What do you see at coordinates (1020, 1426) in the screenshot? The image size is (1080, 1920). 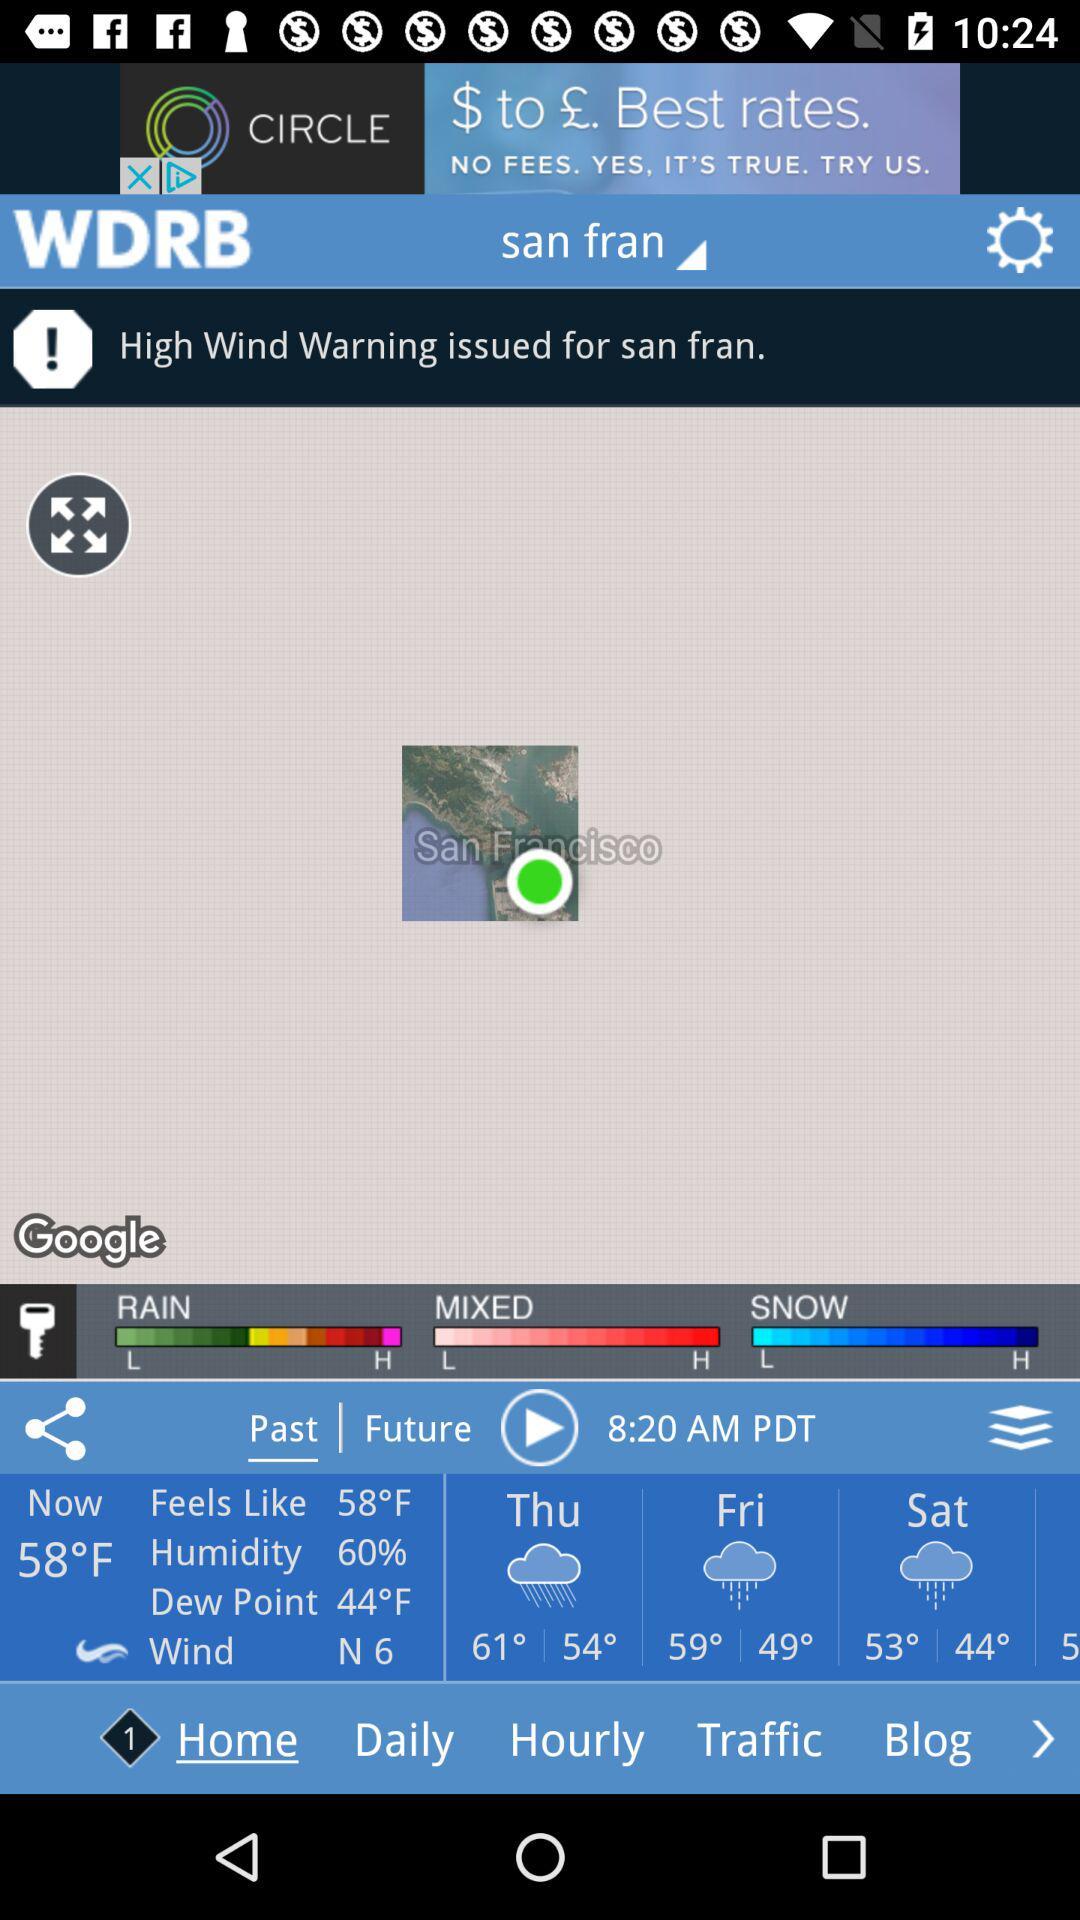 I see `the layers icon` at bounding box center [1020, 1426].